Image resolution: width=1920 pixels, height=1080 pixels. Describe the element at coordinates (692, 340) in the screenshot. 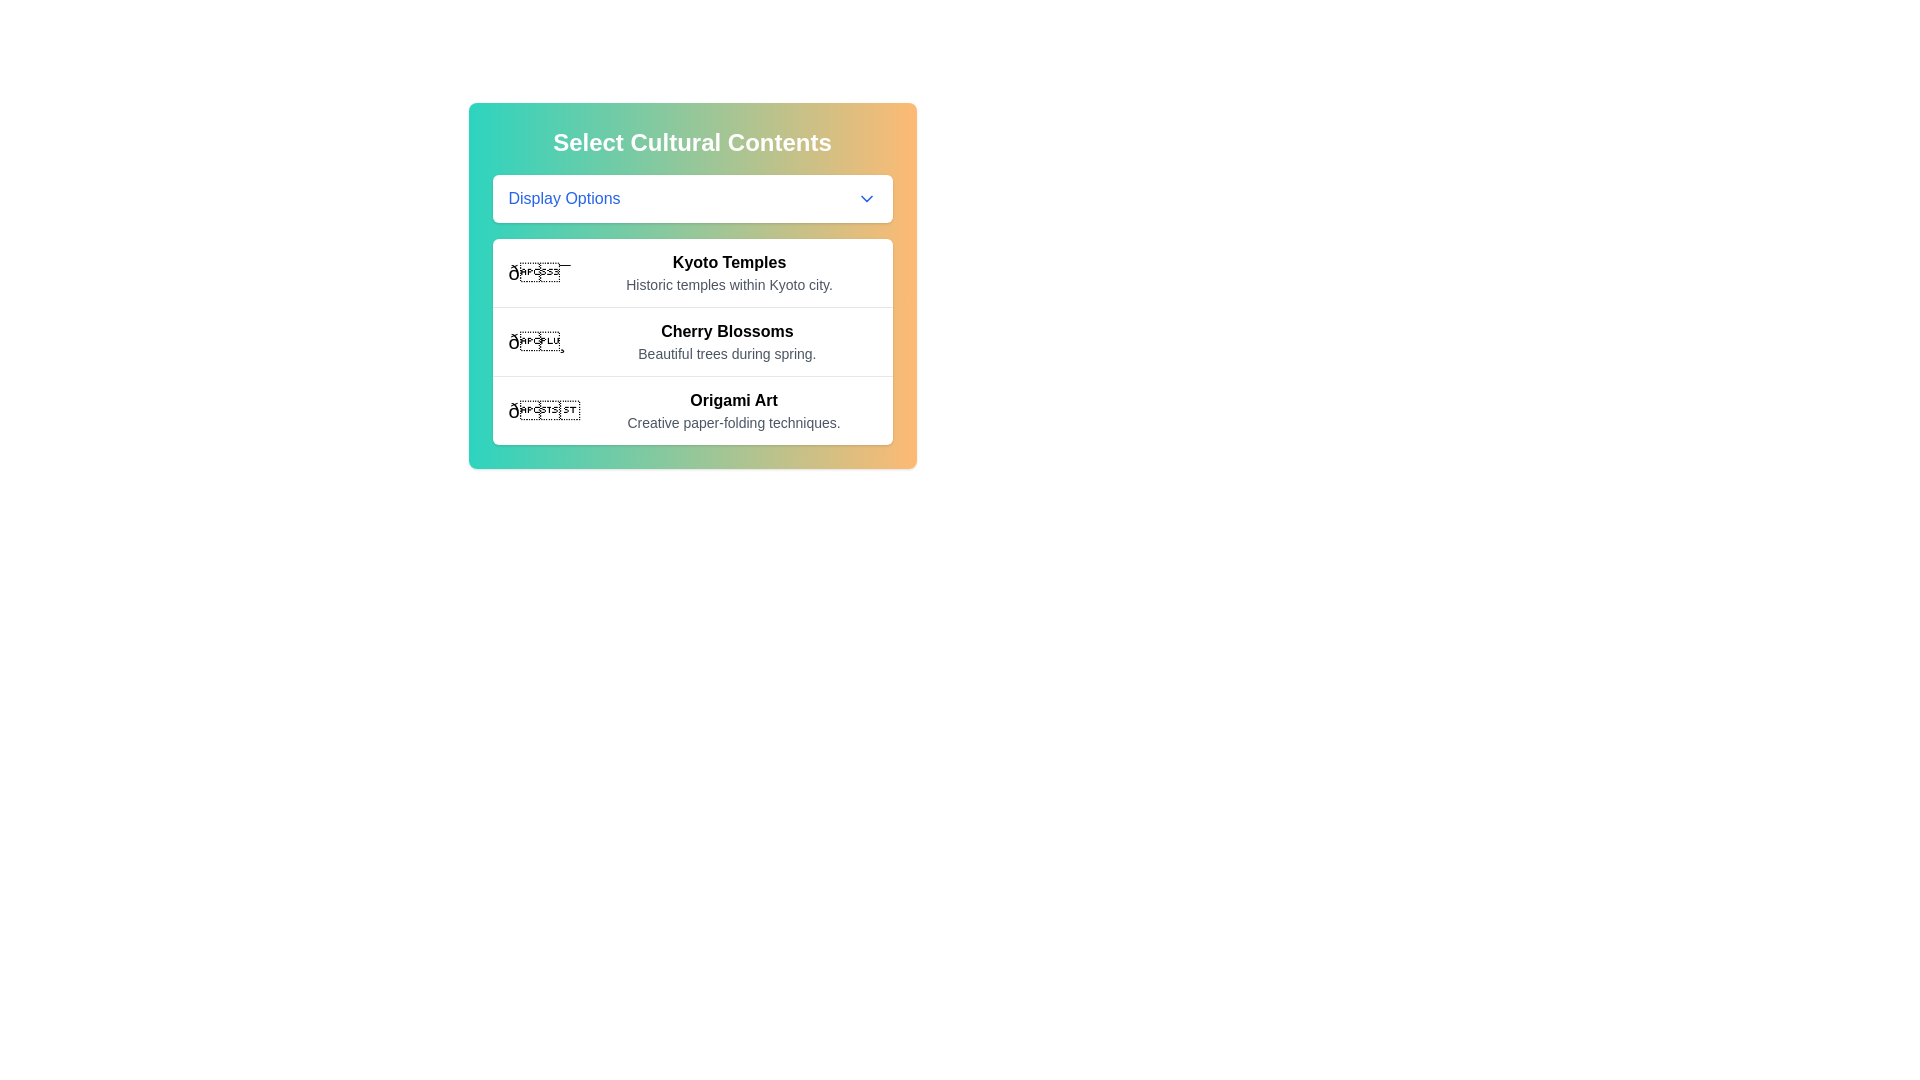

I see `the second entry in the cultural content selection list, which provides information about cherry blossoms` at that location.